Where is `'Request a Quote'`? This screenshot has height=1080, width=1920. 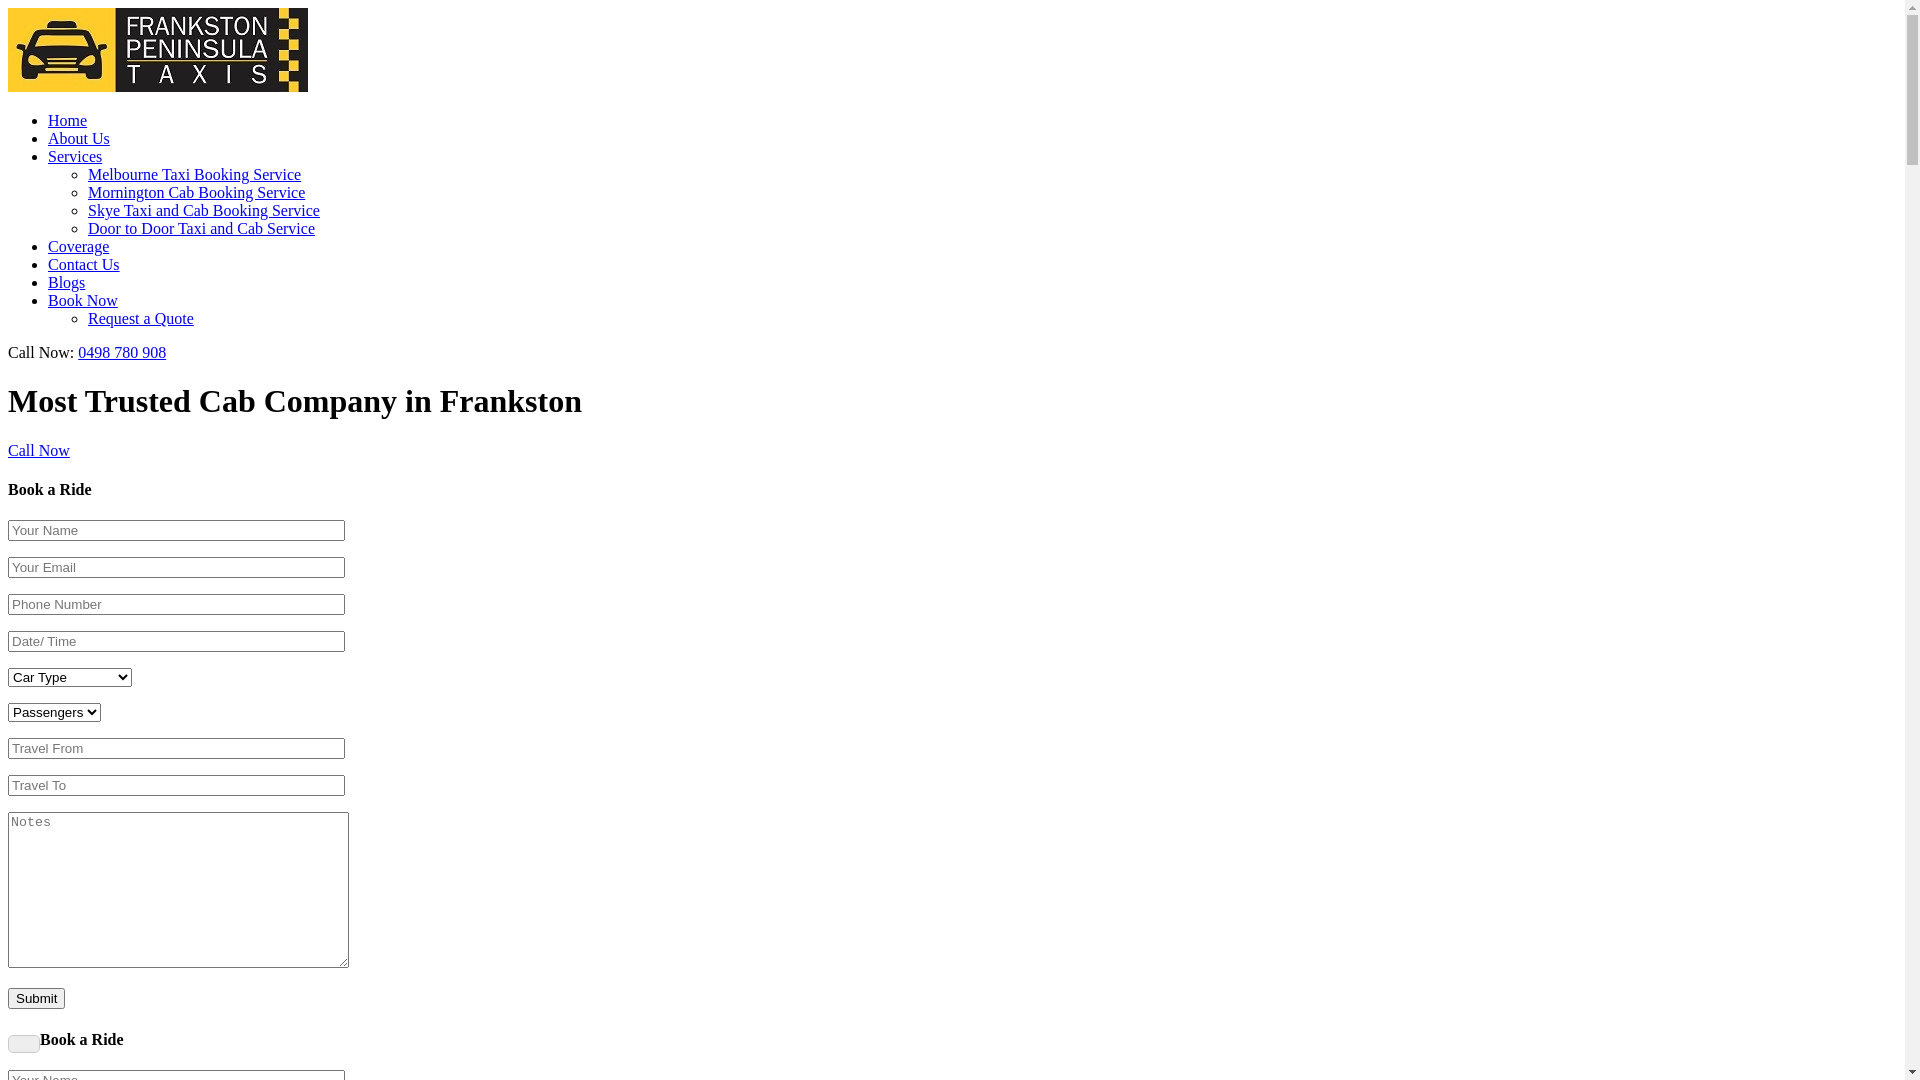
'Request a Quote' is located at coordinates (139, 317).